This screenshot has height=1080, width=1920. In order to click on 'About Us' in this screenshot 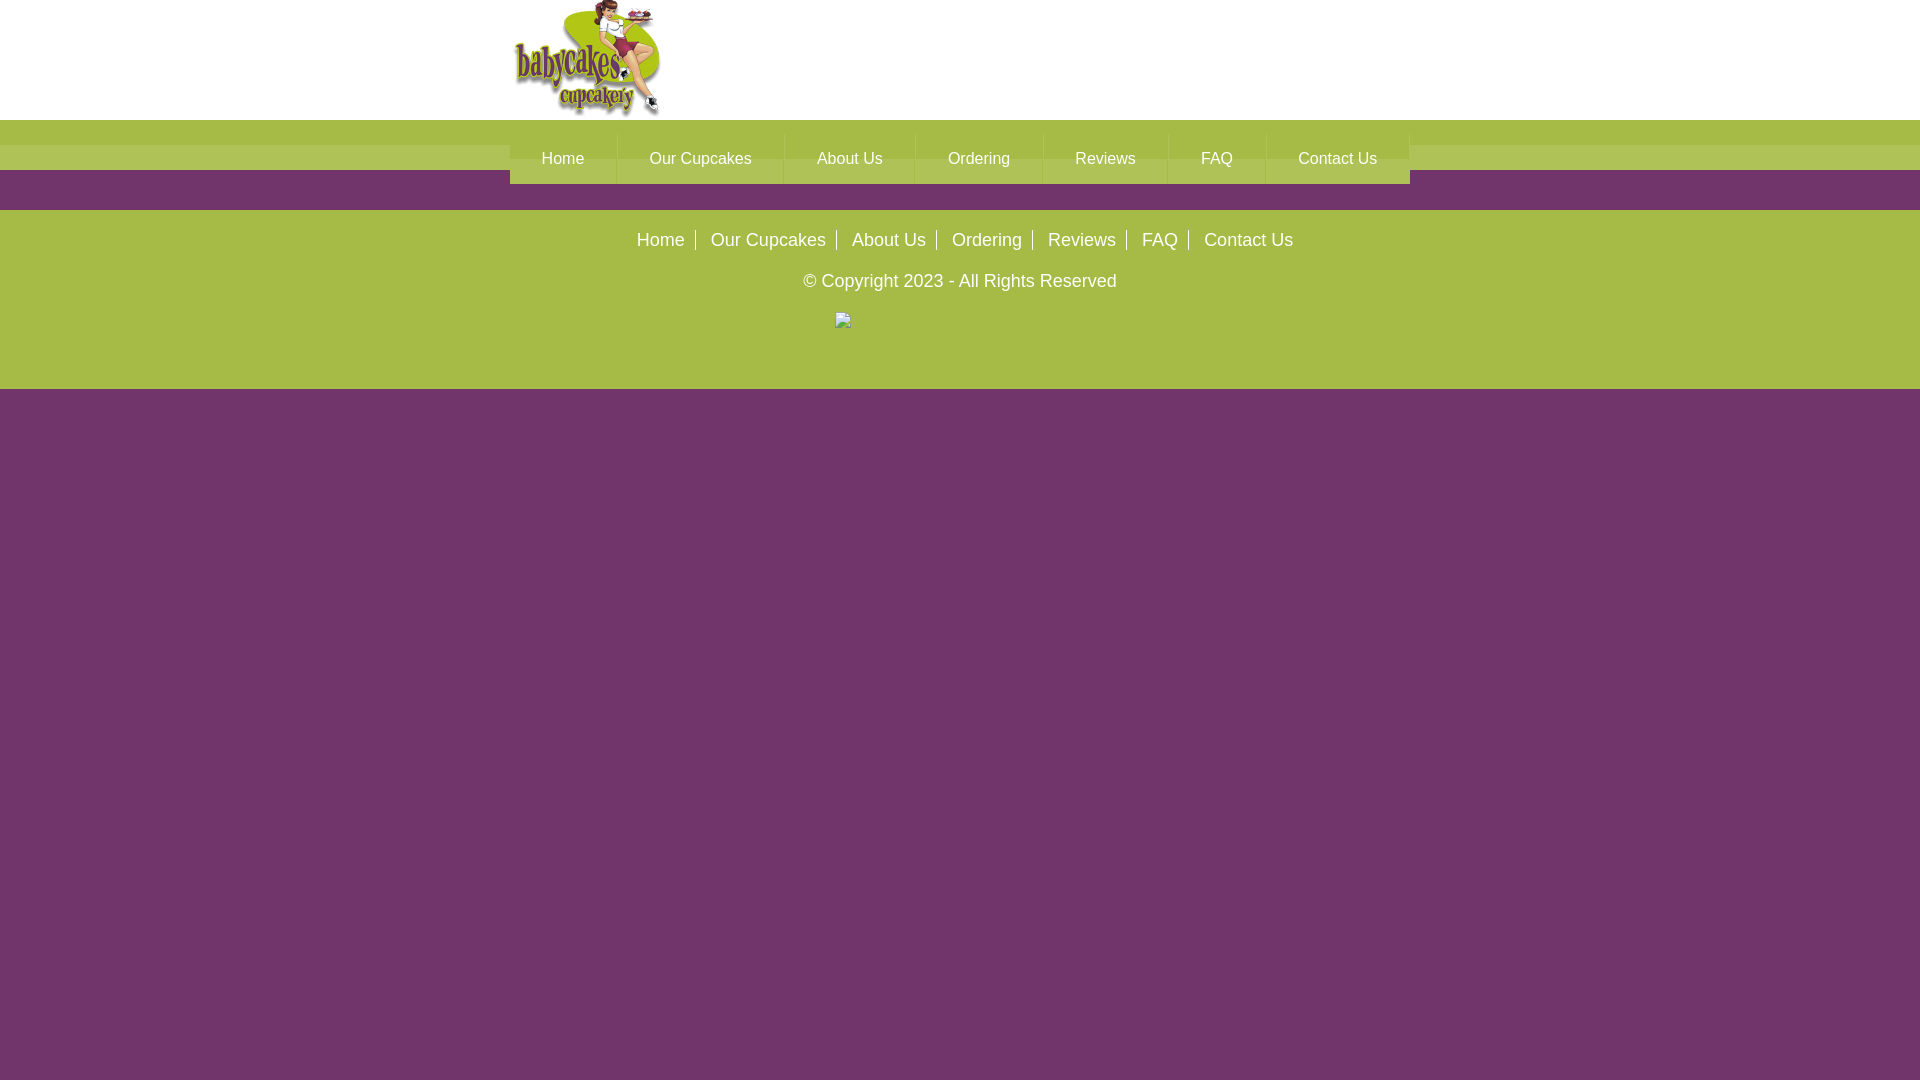, I will do `click(784, 157)`.